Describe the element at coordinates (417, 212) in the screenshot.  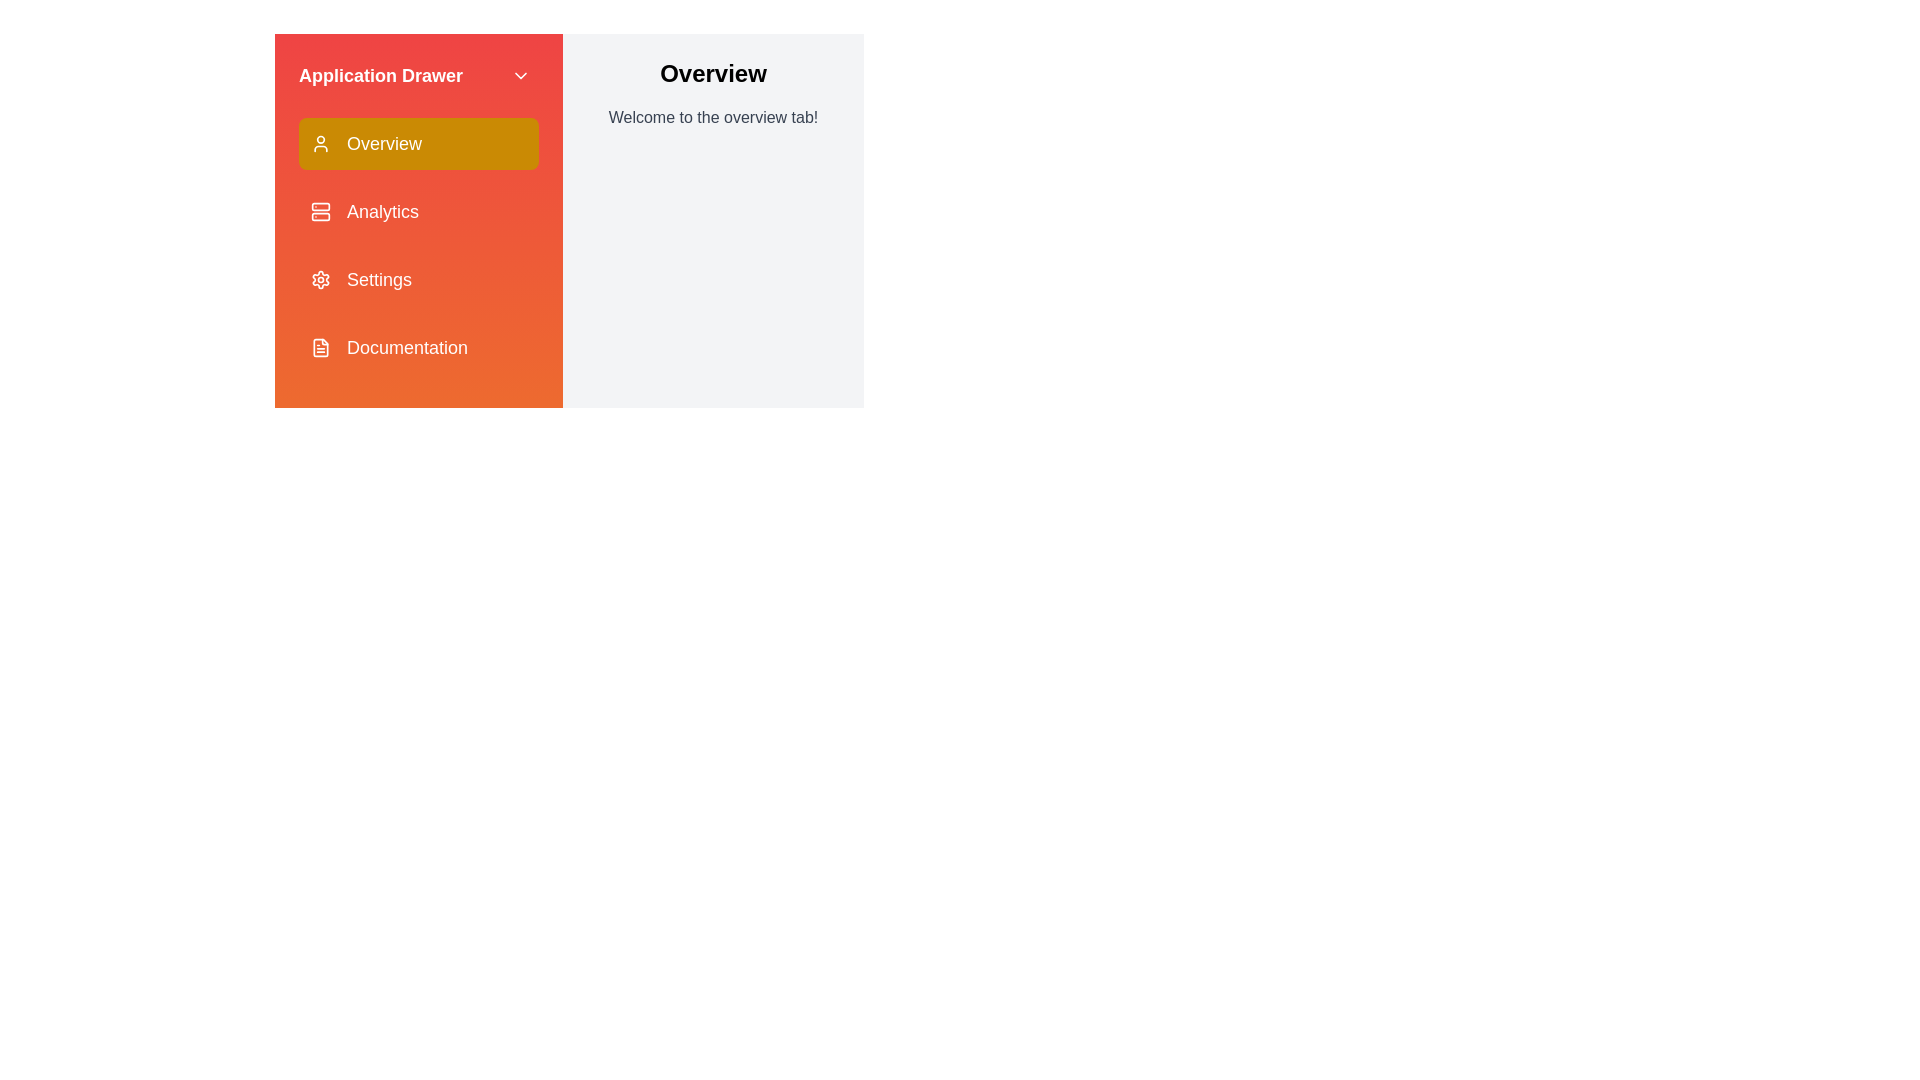
I see `the menu item titled Analytics to observe the hover effect` at that location.